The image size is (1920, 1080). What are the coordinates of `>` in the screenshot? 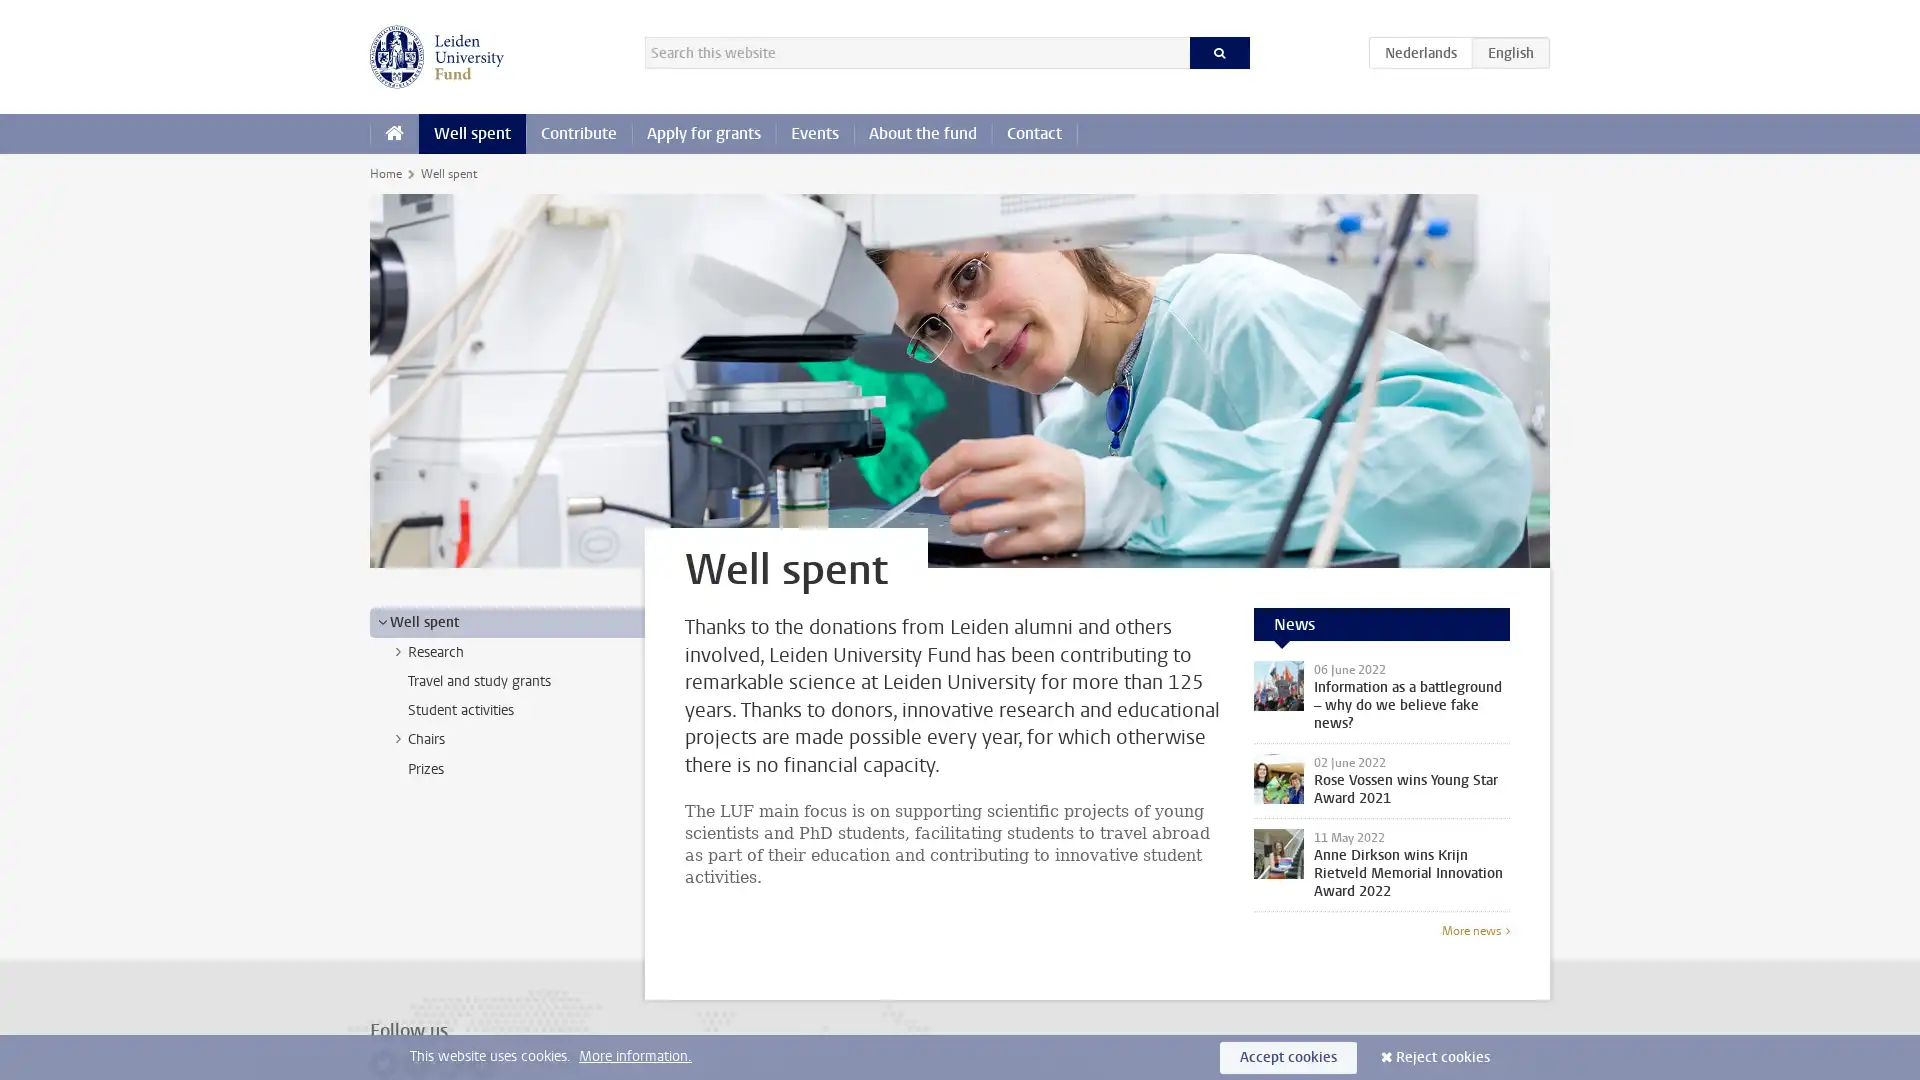 It's located at (382, 620).